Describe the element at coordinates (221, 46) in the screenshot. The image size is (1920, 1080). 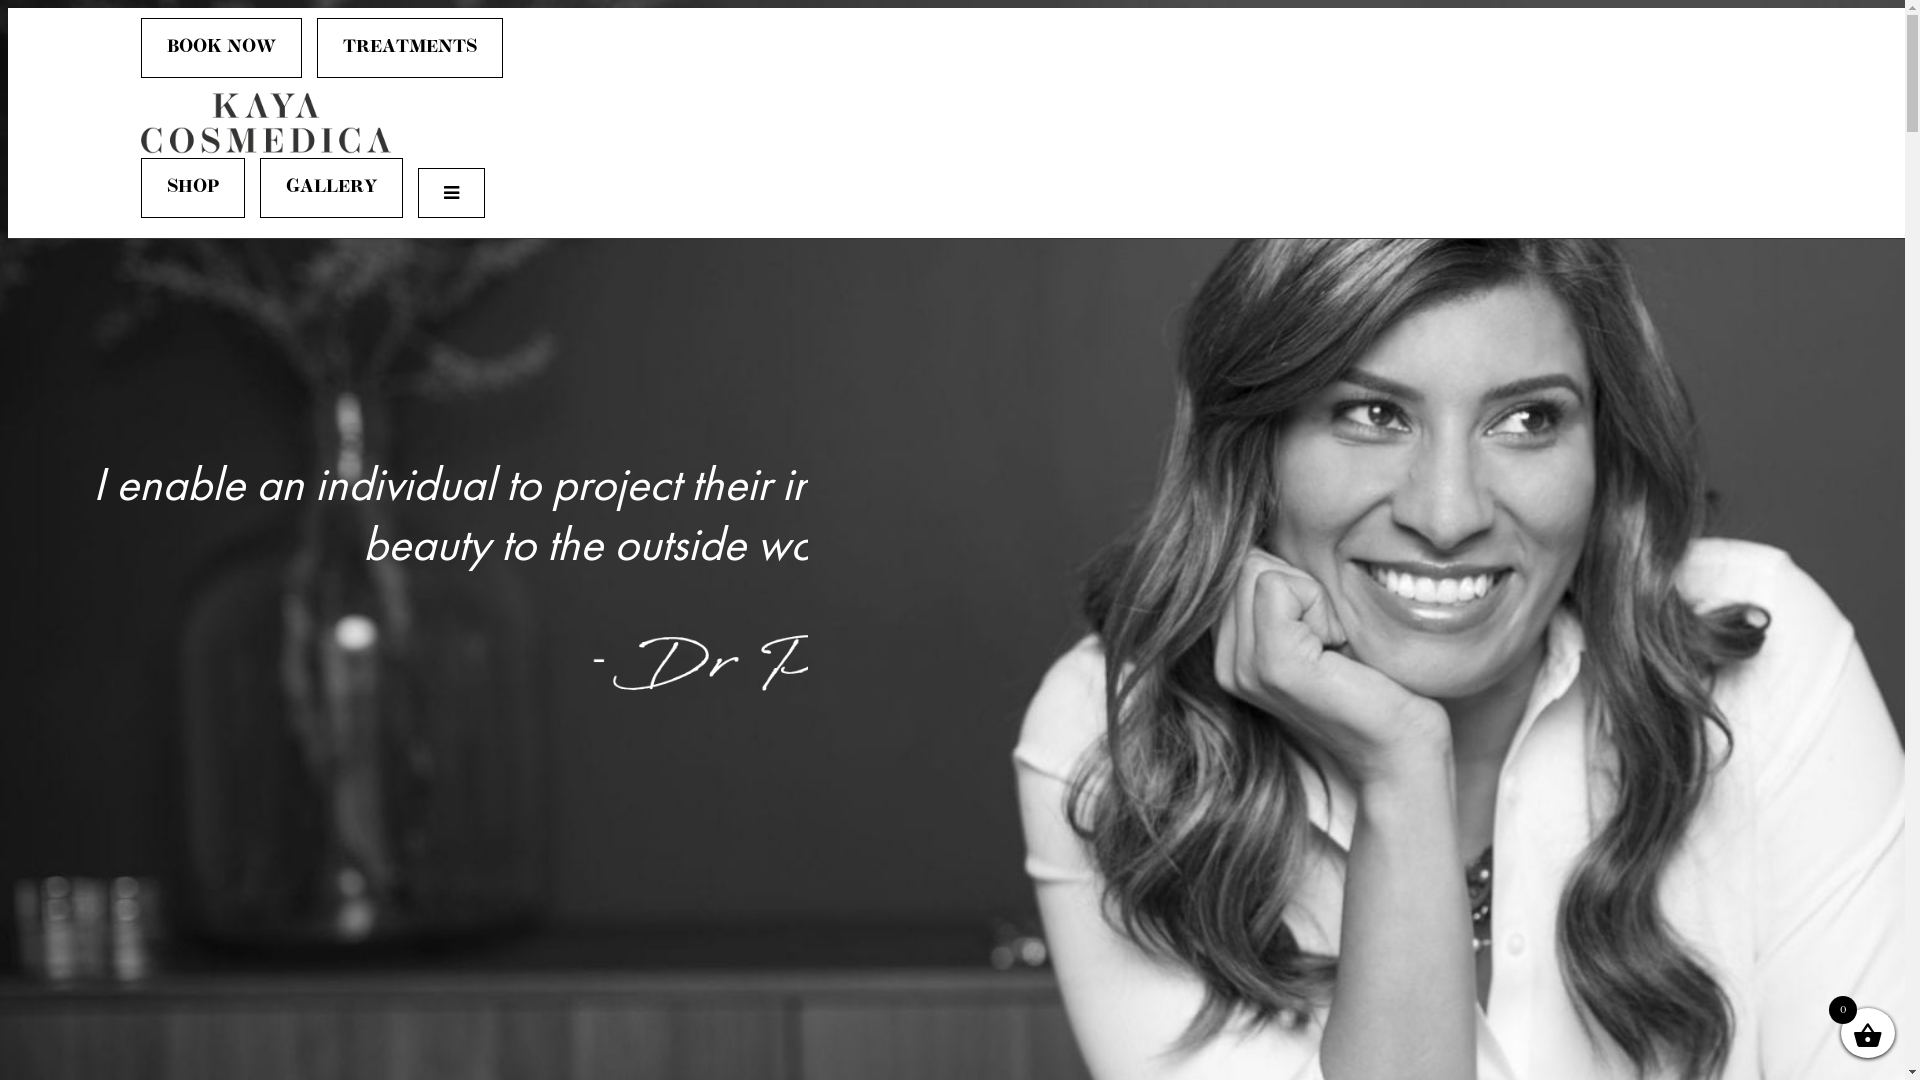
I see `'BOOK NOW'` at that location.